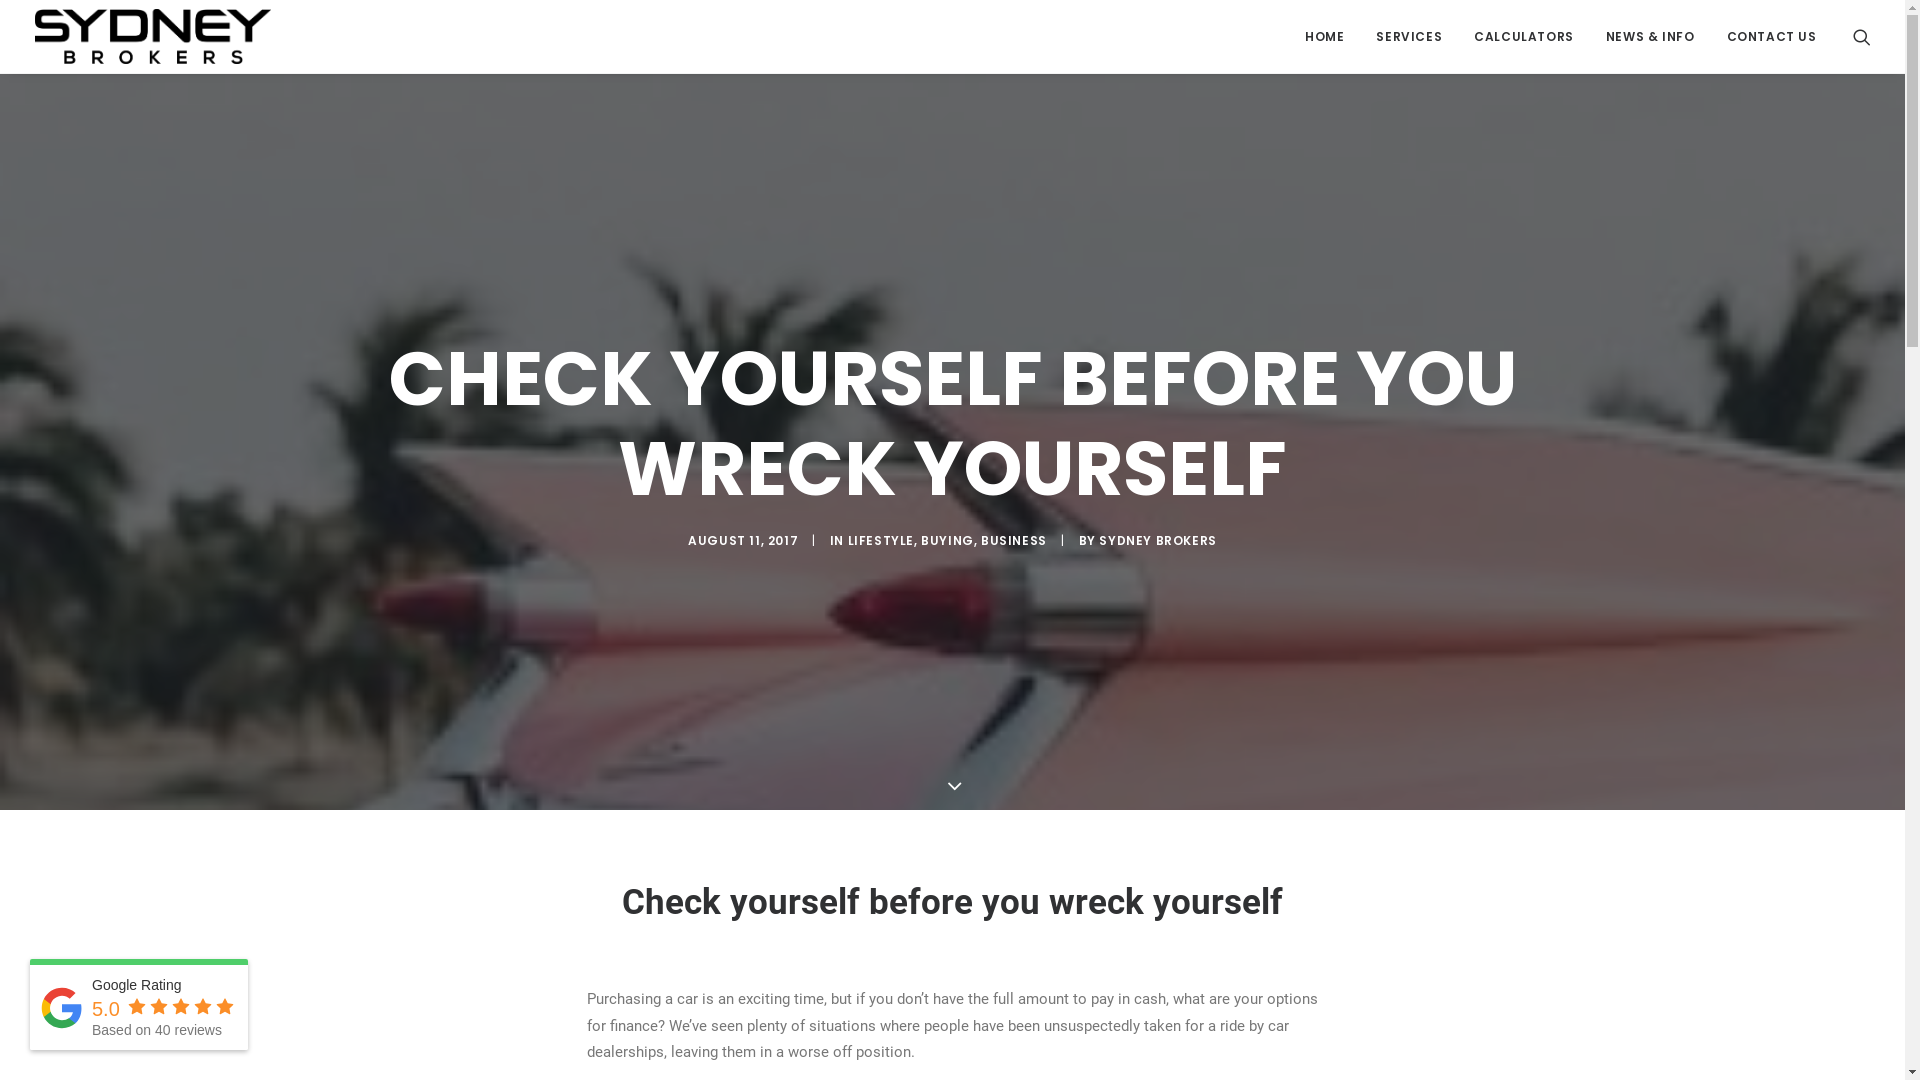 This screenshot has height=1080, width=1920. I want to click on 'BUYING', so click(946, 540).